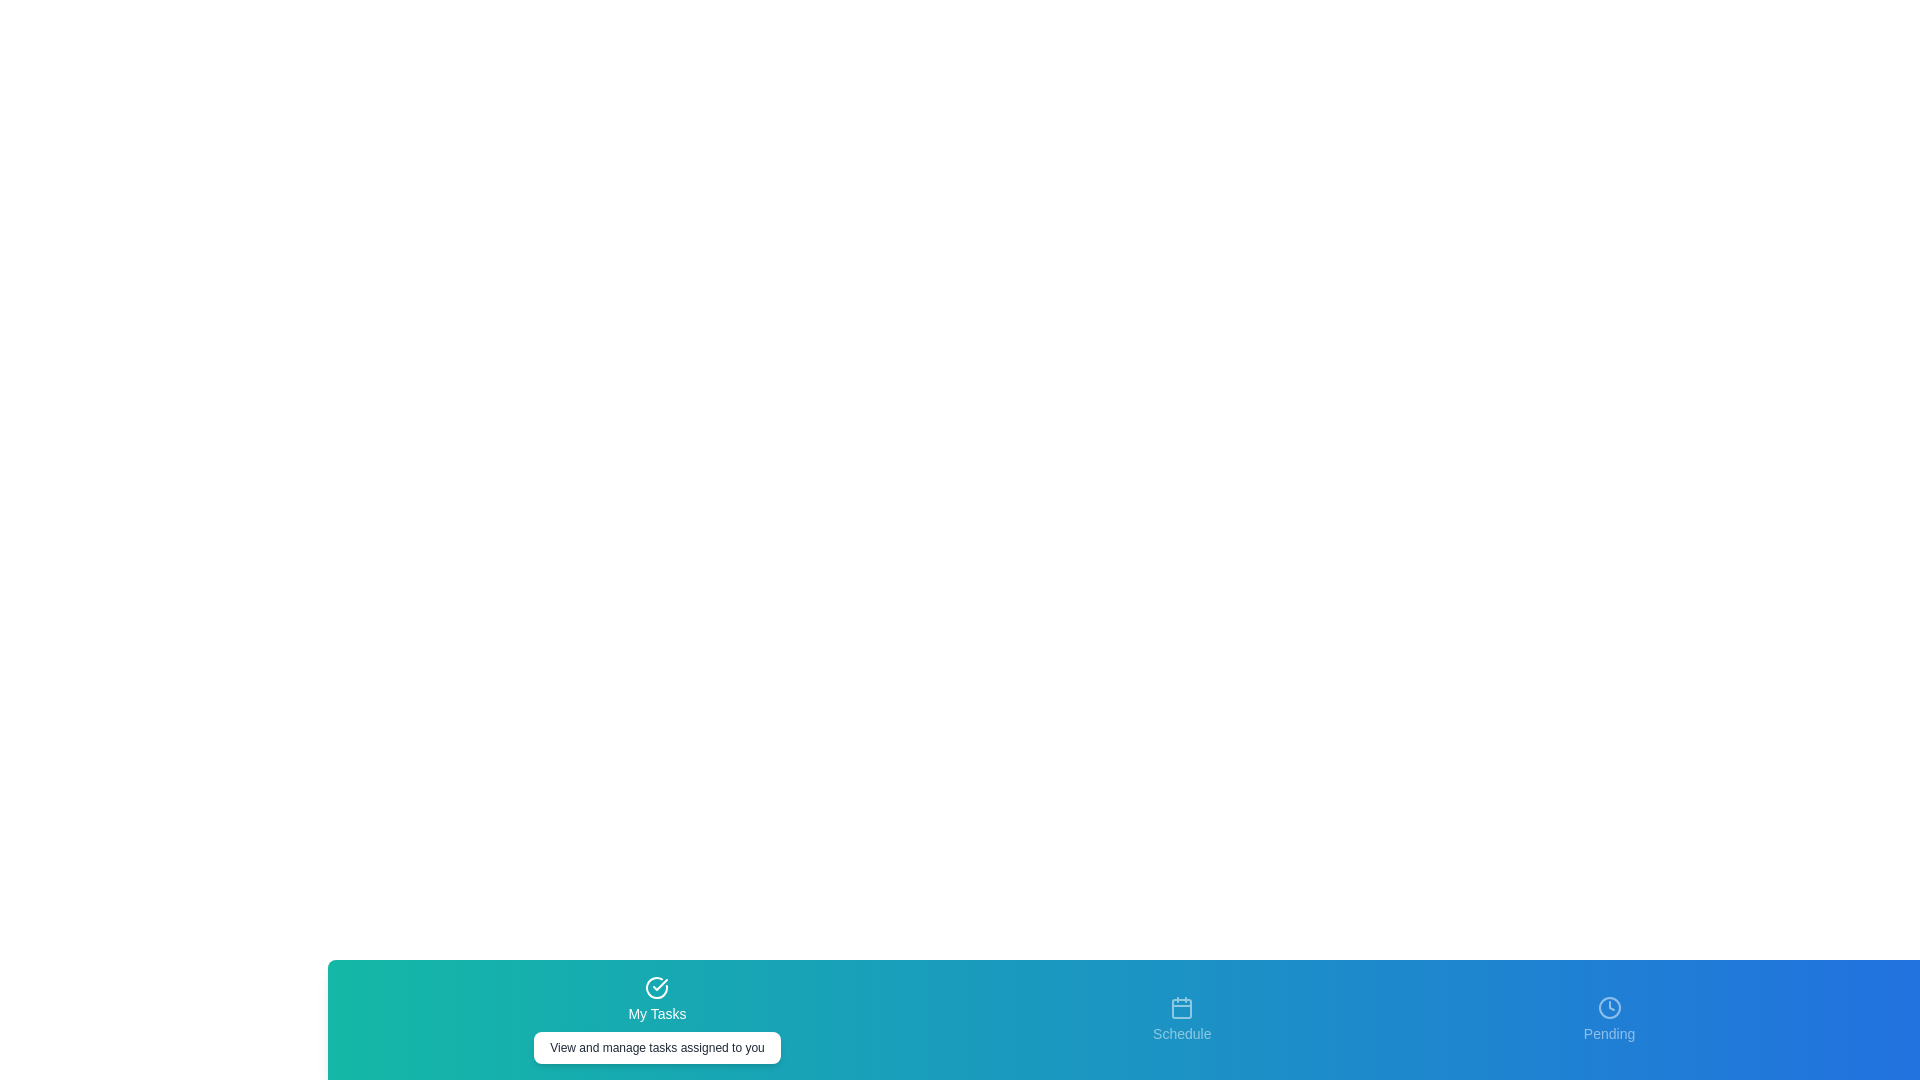  Describe the element at coordinates (657, 1019) in the screenshot. I see `the tab labeled My Tasks by clicking on its icon or label` at that location.